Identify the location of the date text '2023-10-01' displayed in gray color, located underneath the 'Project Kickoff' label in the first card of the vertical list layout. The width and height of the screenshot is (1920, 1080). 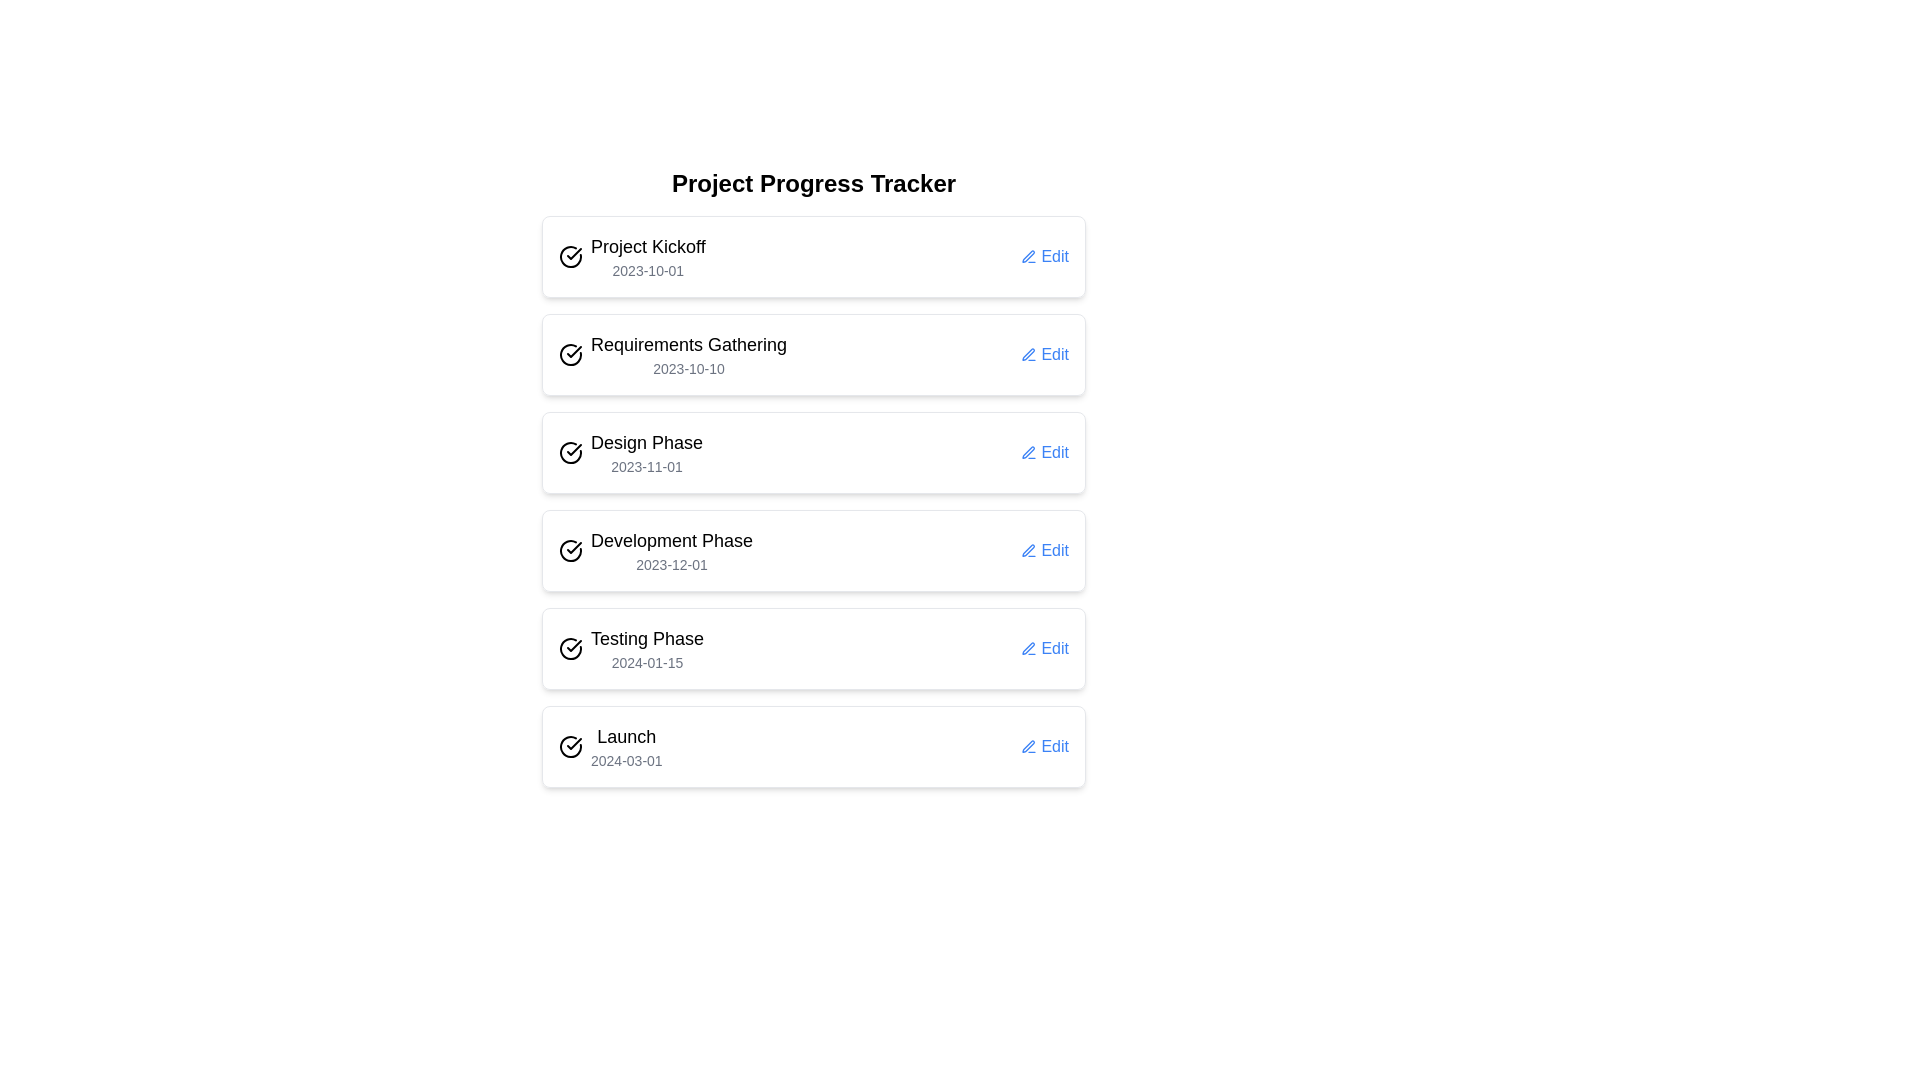
(648, 270).